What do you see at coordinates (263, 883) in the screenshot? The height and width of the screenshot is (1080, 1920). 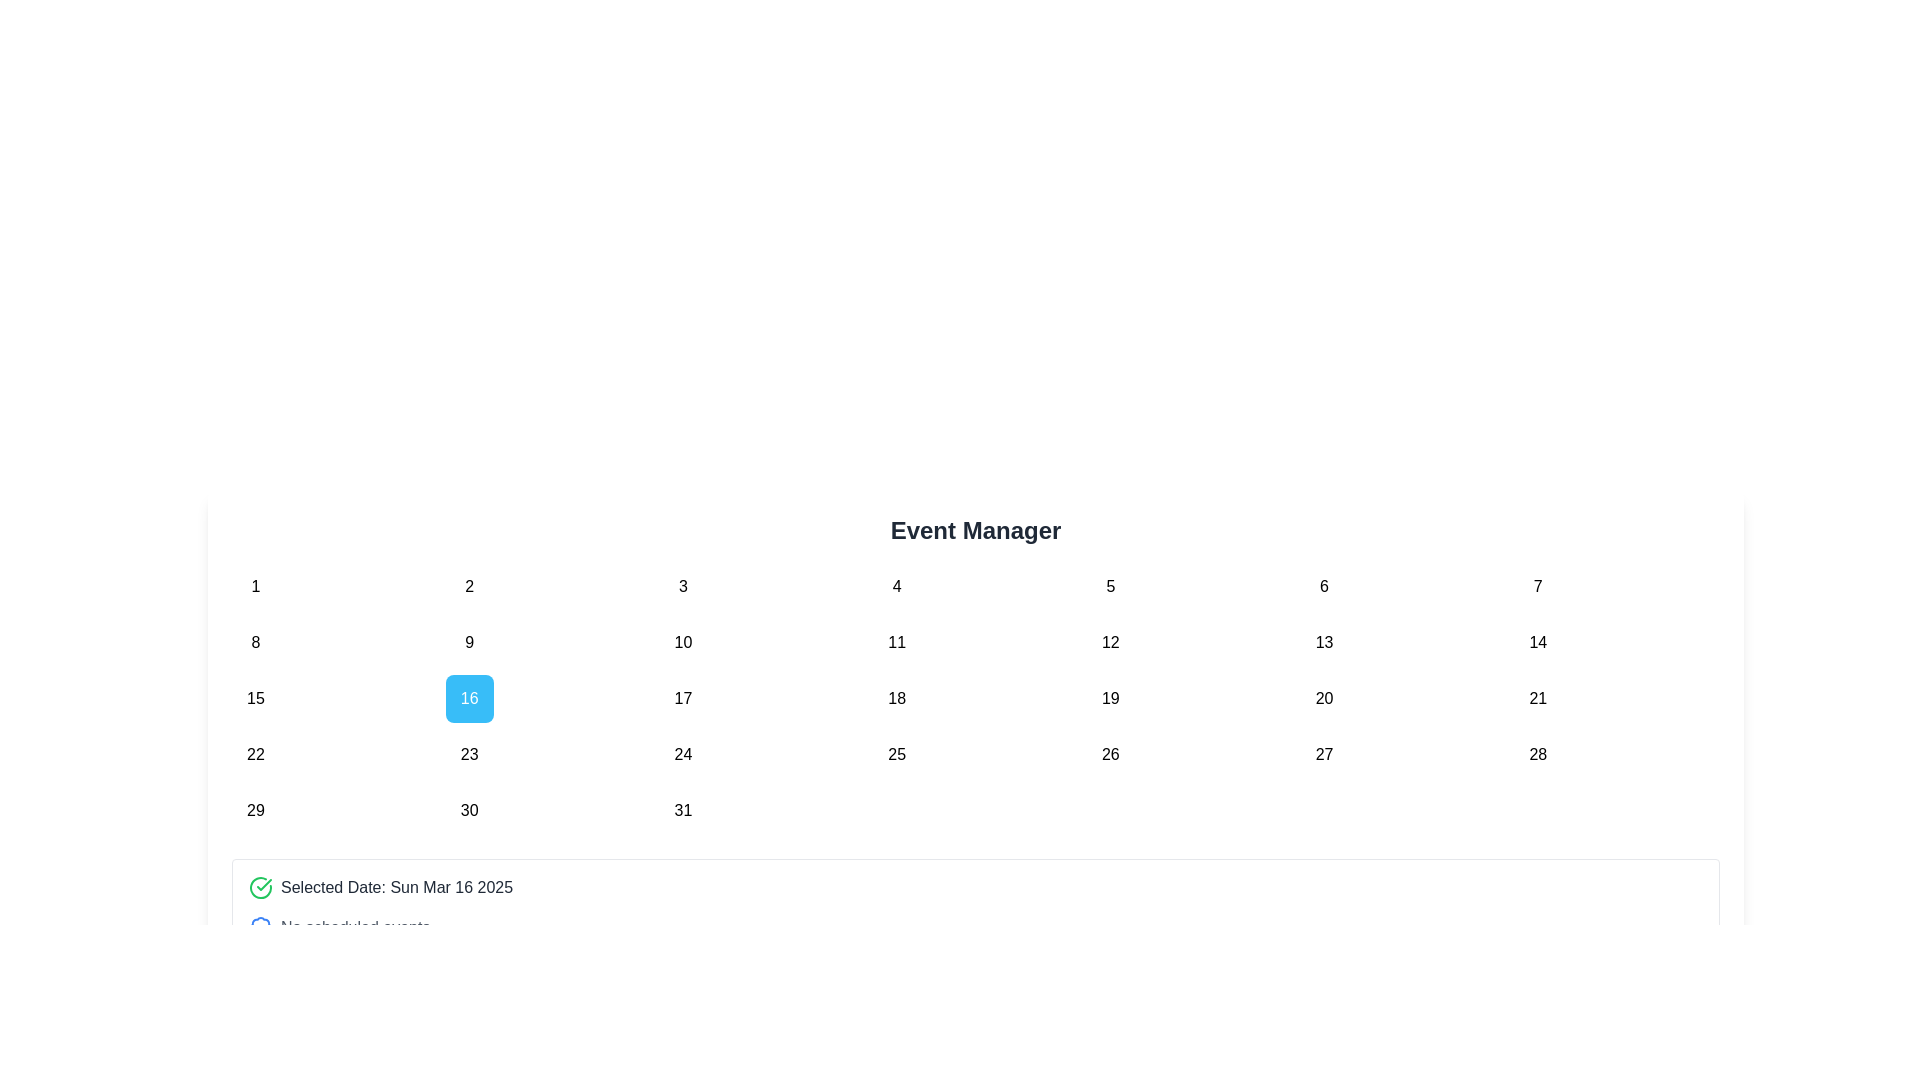 I see `the green checkmark icon within its circular design, indicating a success or confirmation state for the selected date` at bounding box center [263, 883].